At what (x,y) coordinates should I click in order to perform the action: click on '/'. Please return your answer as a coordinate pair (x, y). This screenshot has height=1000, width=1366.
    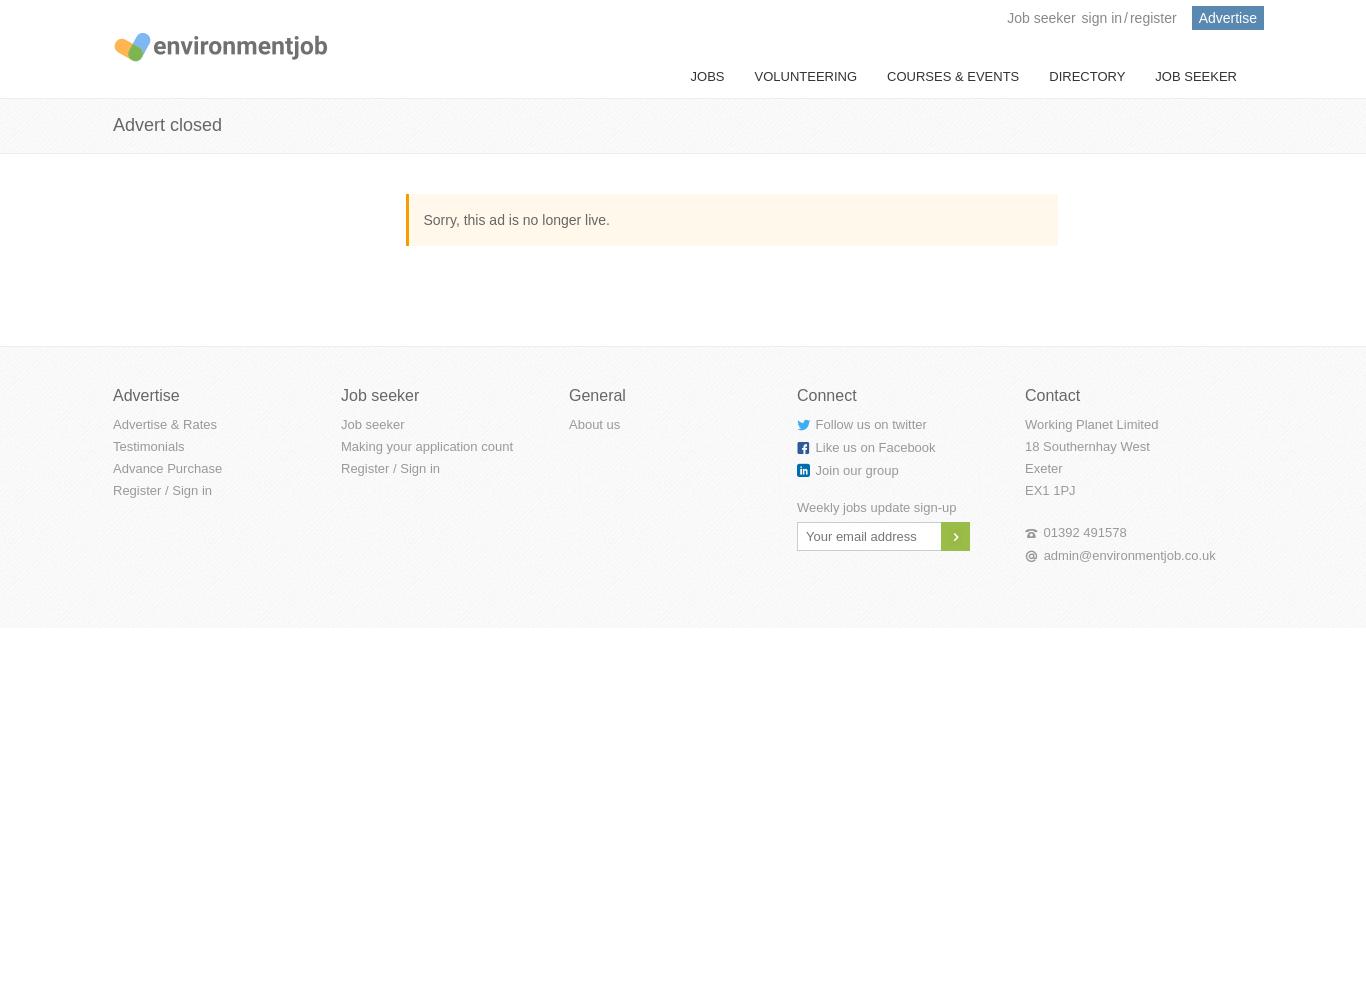
    Looking at the image, I should click on (1124, 18).